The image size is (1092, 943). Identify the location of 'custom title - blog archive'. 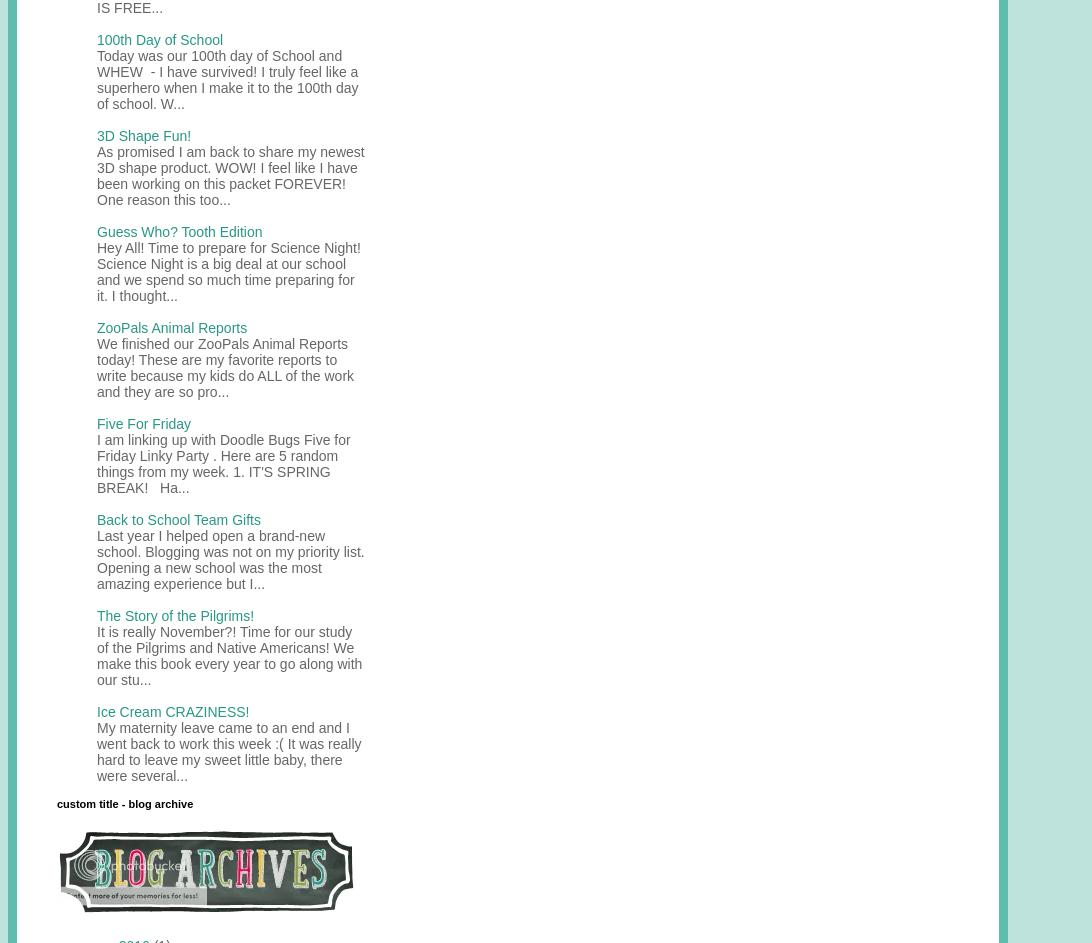
(125, 801).